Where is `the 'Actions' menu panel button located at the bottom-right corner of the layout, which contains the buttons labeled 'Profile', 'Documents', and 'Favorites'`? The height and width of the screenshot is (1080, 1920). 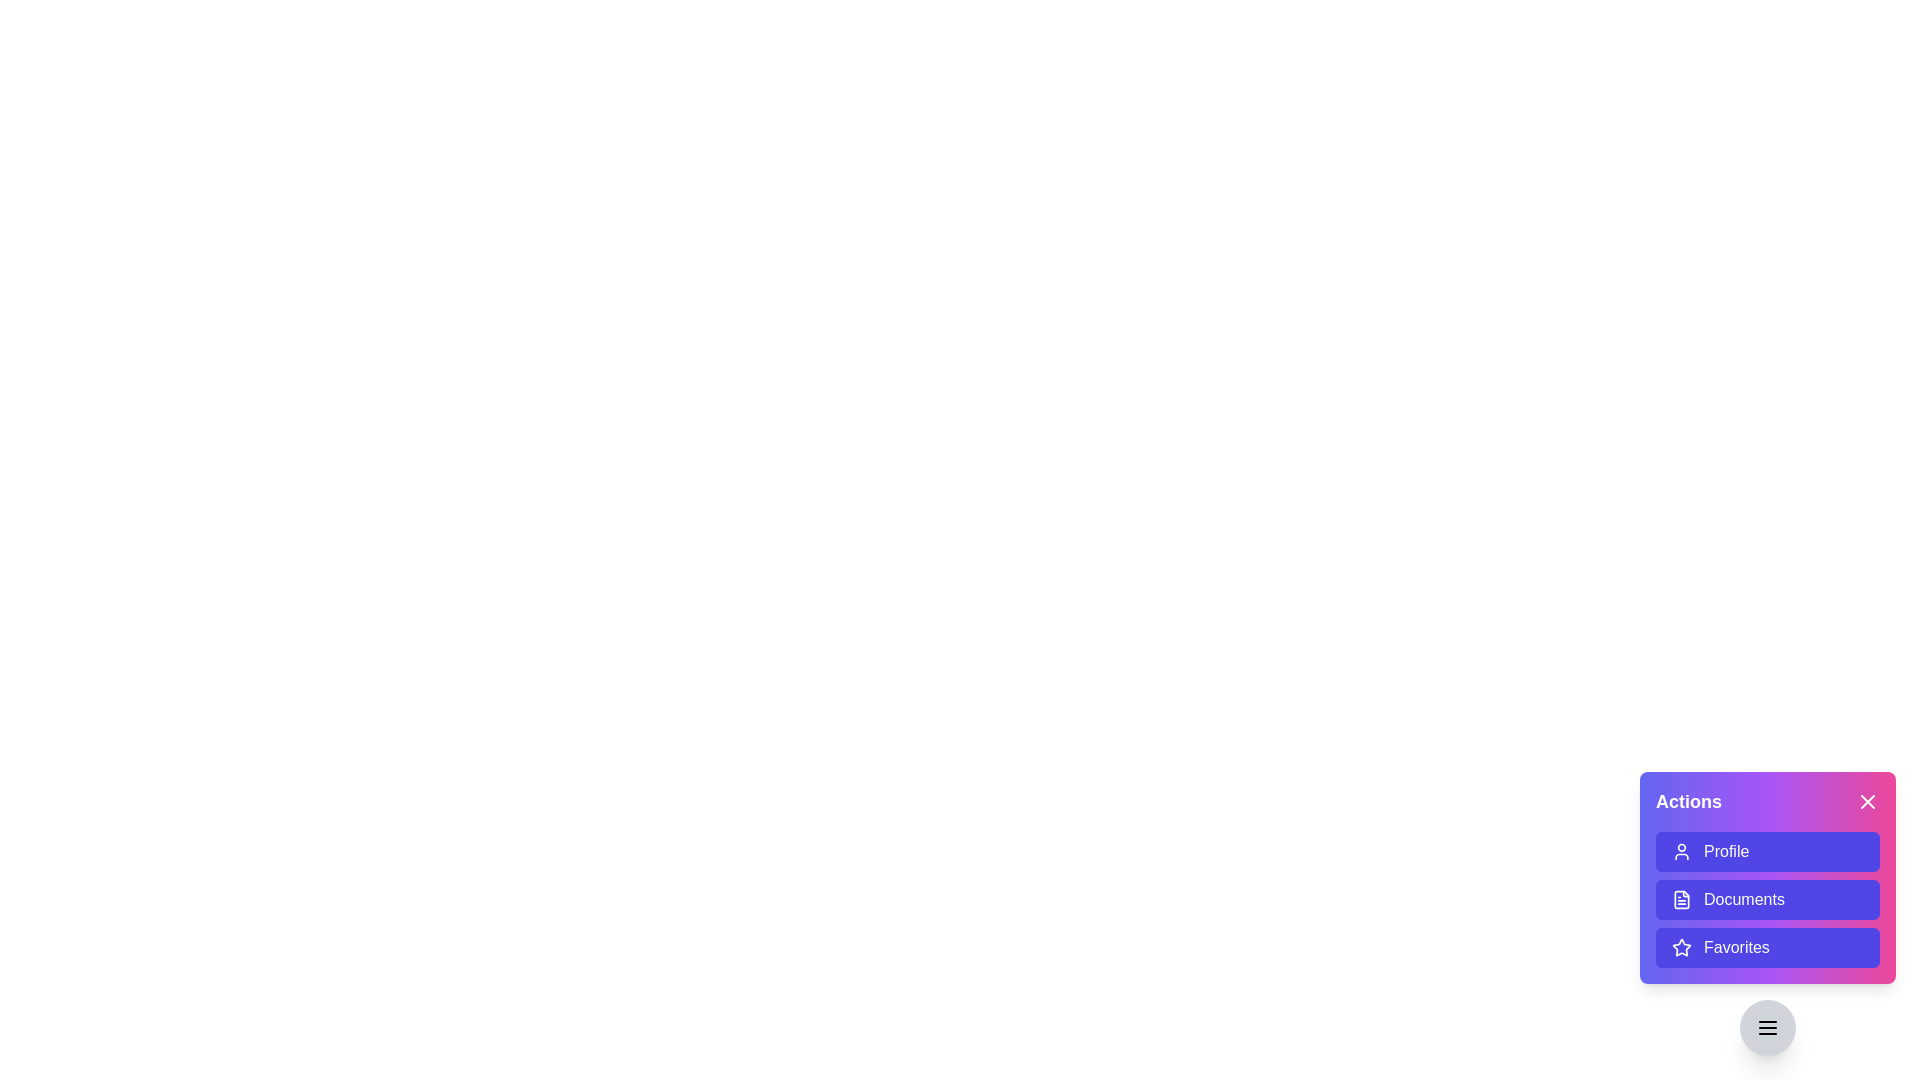 the 'Actions' menu panel button located at the bottom-right corner of the layout, which contains the buttons labeled 'Profile', 'Documents', and 'Favorites' is located at coordinates (1767, 877).